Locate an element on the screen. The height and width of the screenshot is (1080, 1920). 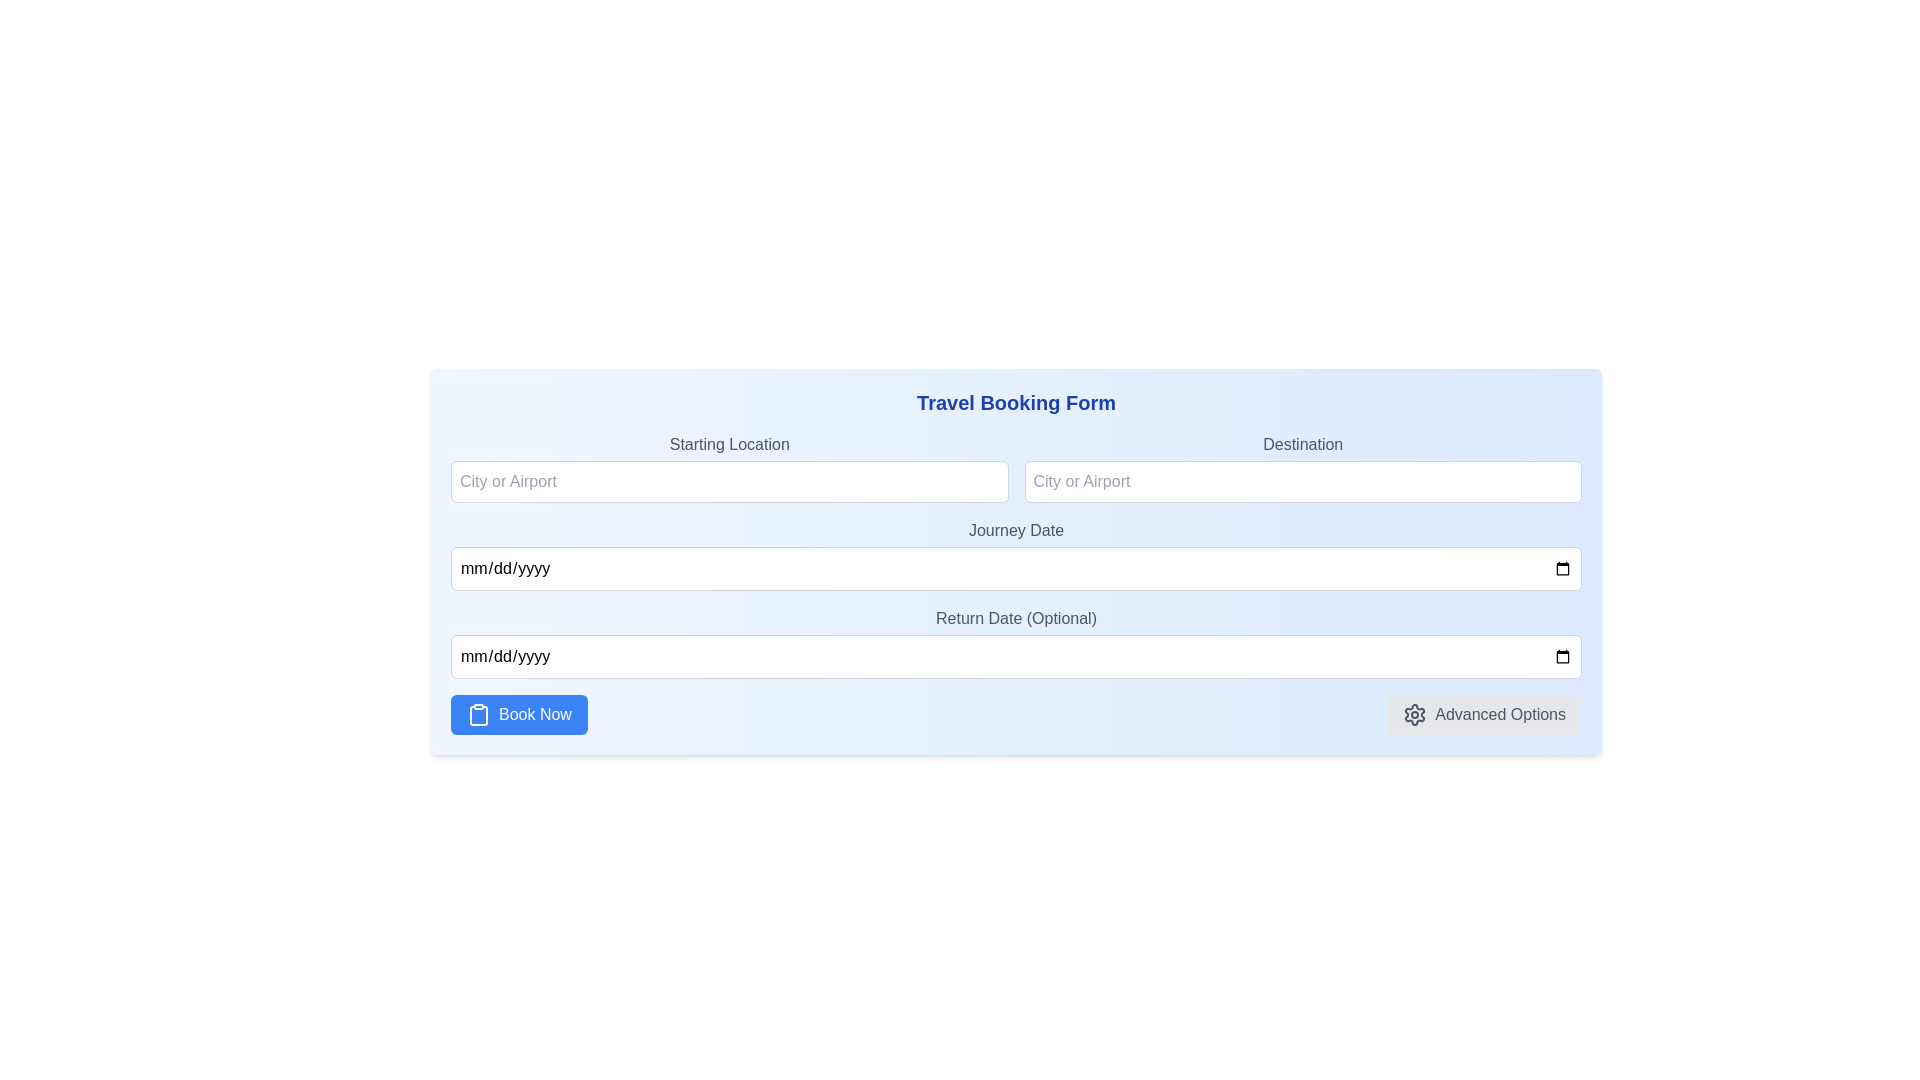
the clipboard icon located to the left of the 'Book Now' text is located at coordinates (478, 713).